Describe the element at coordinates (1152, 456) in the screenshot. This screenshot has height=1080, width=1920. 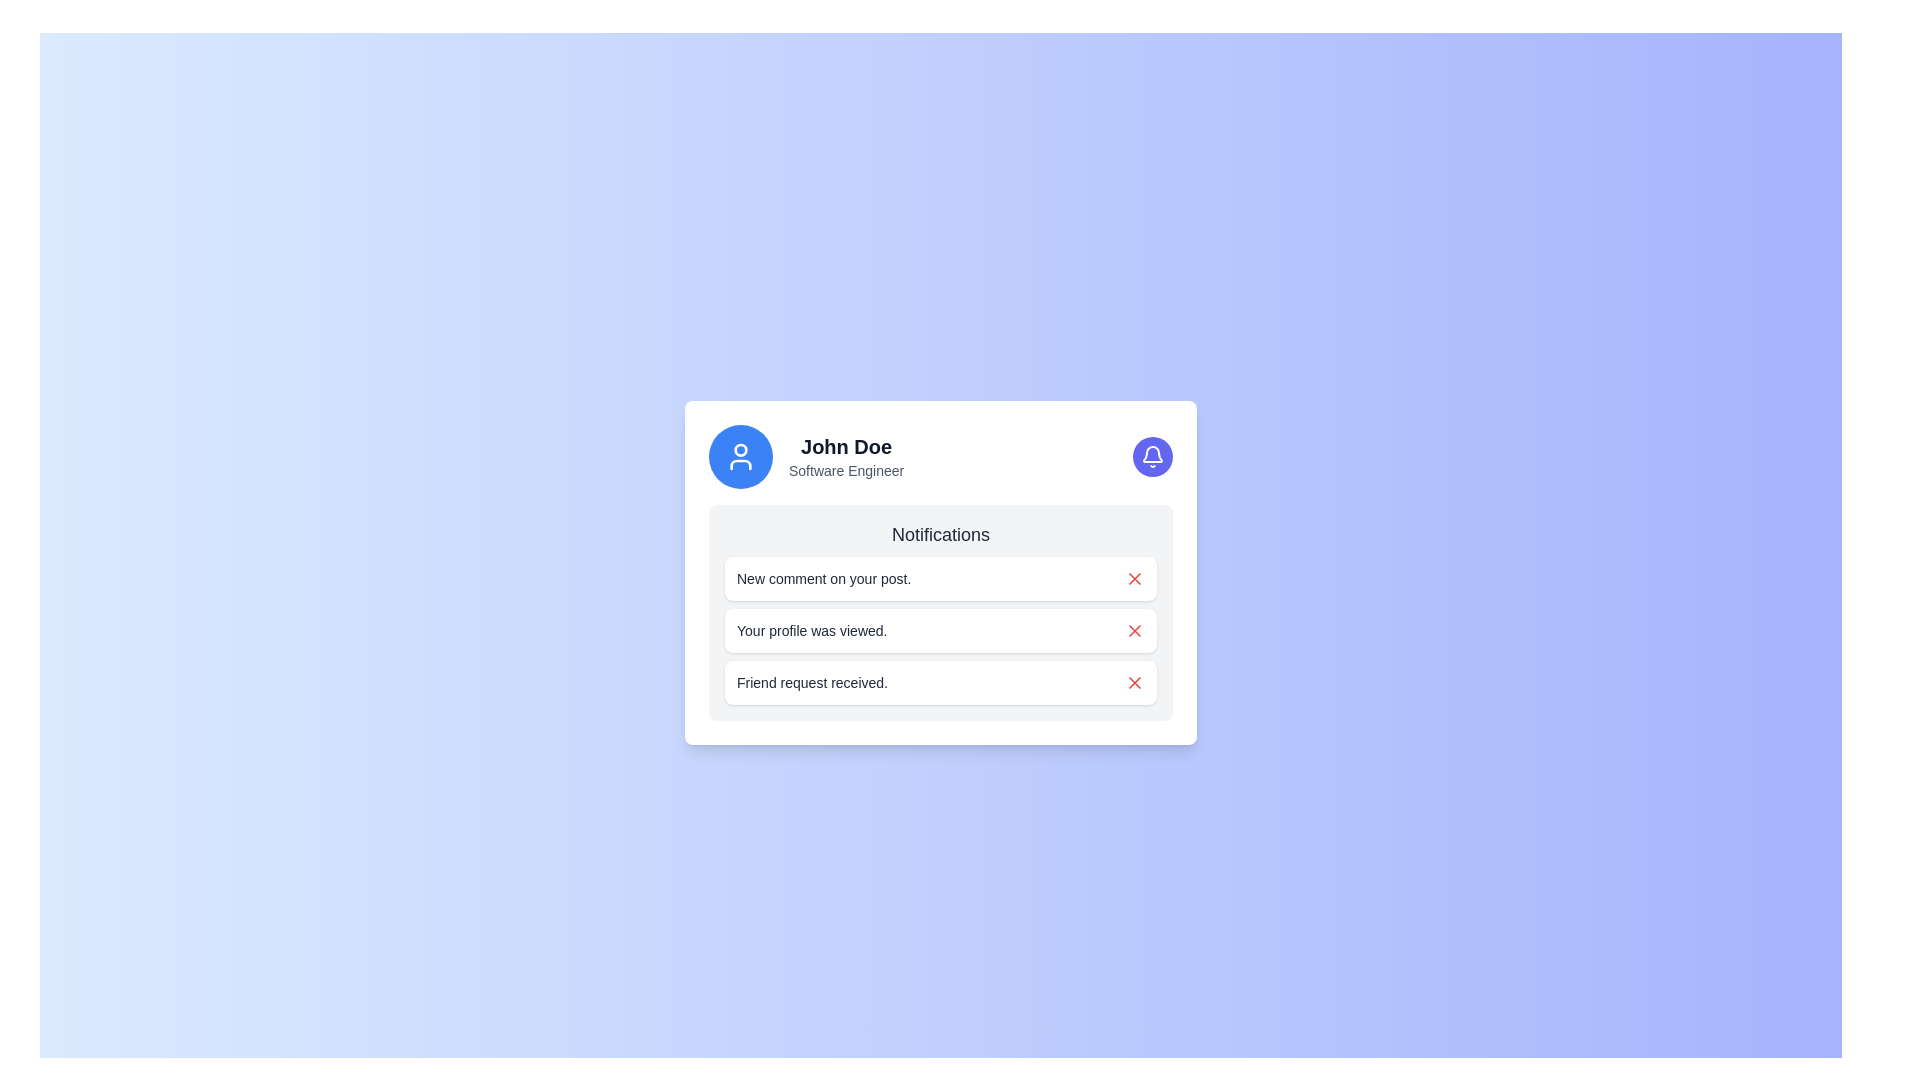
I see `the button located at the far-right of the header section` at that location.